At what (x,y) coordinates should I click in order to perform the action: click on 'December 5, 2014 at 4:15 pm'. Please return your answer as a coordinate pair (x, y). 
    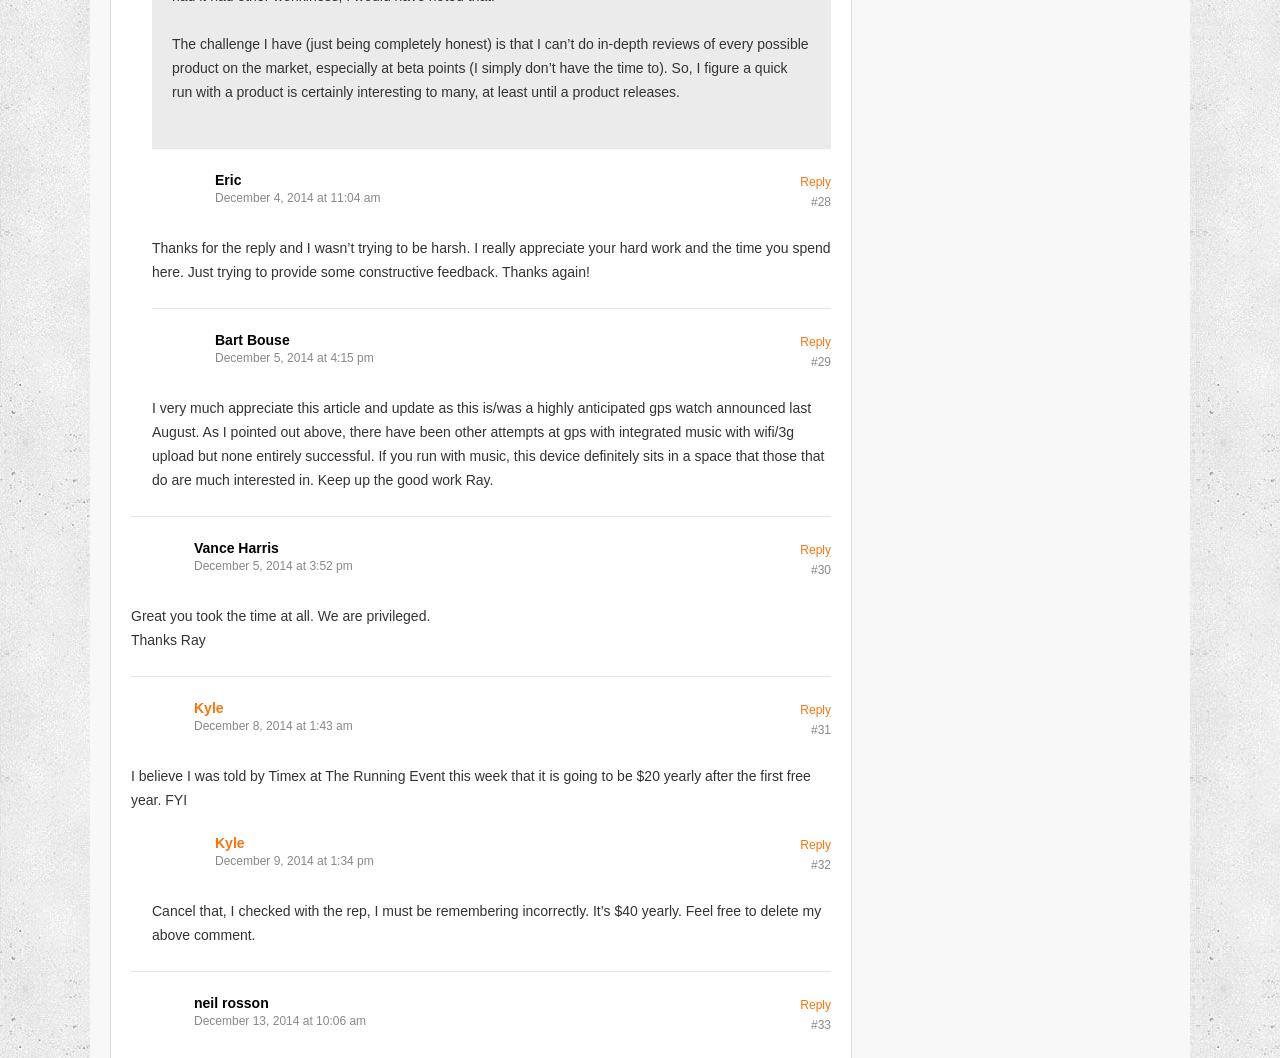
    Looking at the image, I should click on (293, 356).